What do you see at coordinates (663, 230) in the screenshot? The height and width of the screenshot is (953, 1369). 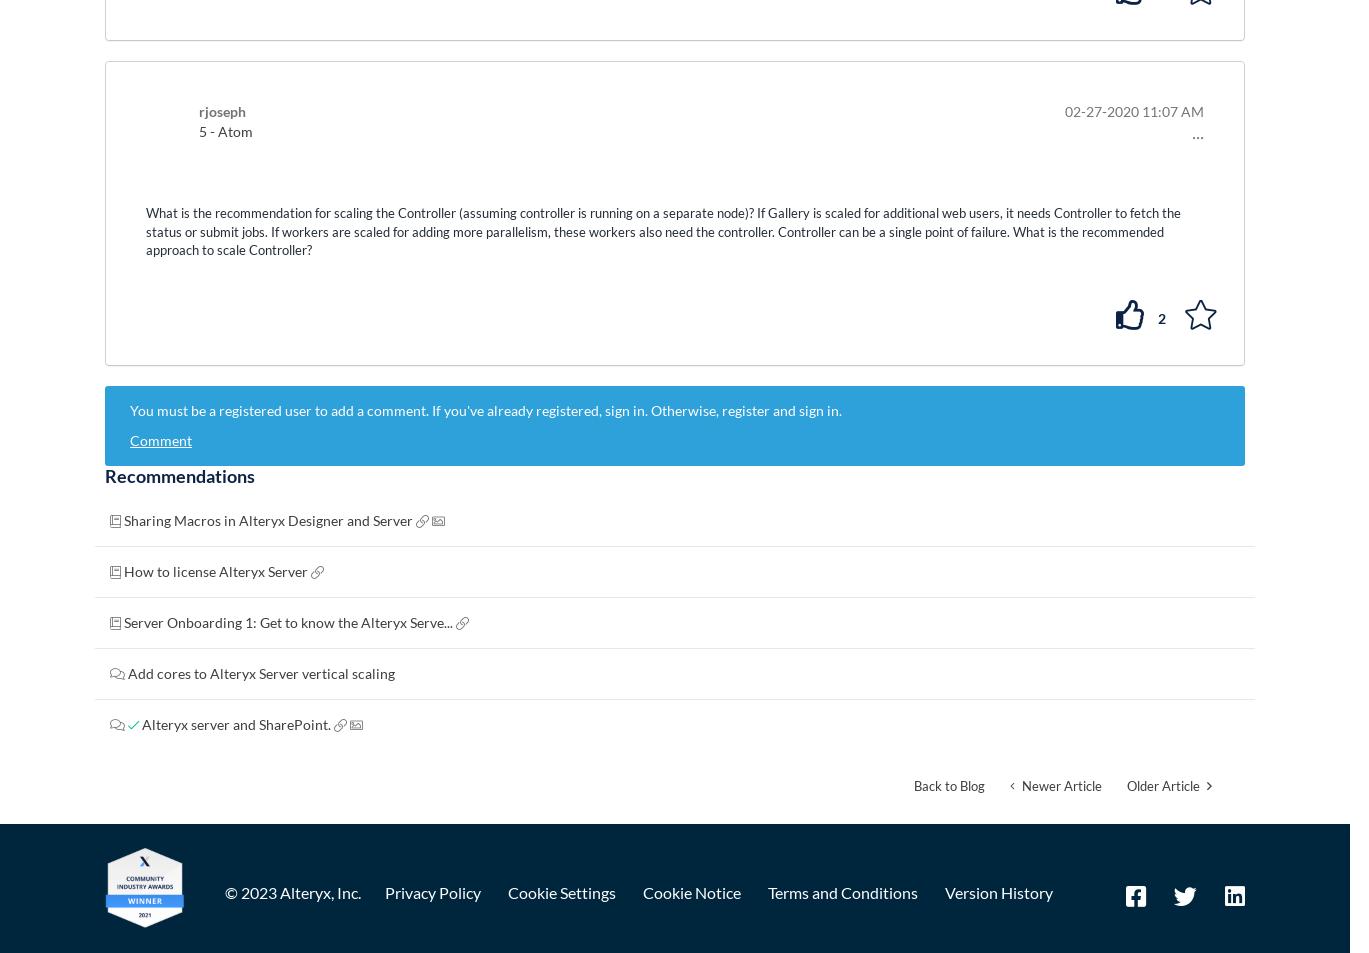 I see `'What is the recommendation for scaling the Controller (assuming controller is running on a separate node)? If Gallery is scaled for additional web users, it needs Controller to fetch the status or submit jobs. If workers are scaled for adding more parallelism, these workers also need the controller. Controller can be a single point of failure. What is the recommended approach to scale Controller?'` at bounding box center [663, 230].